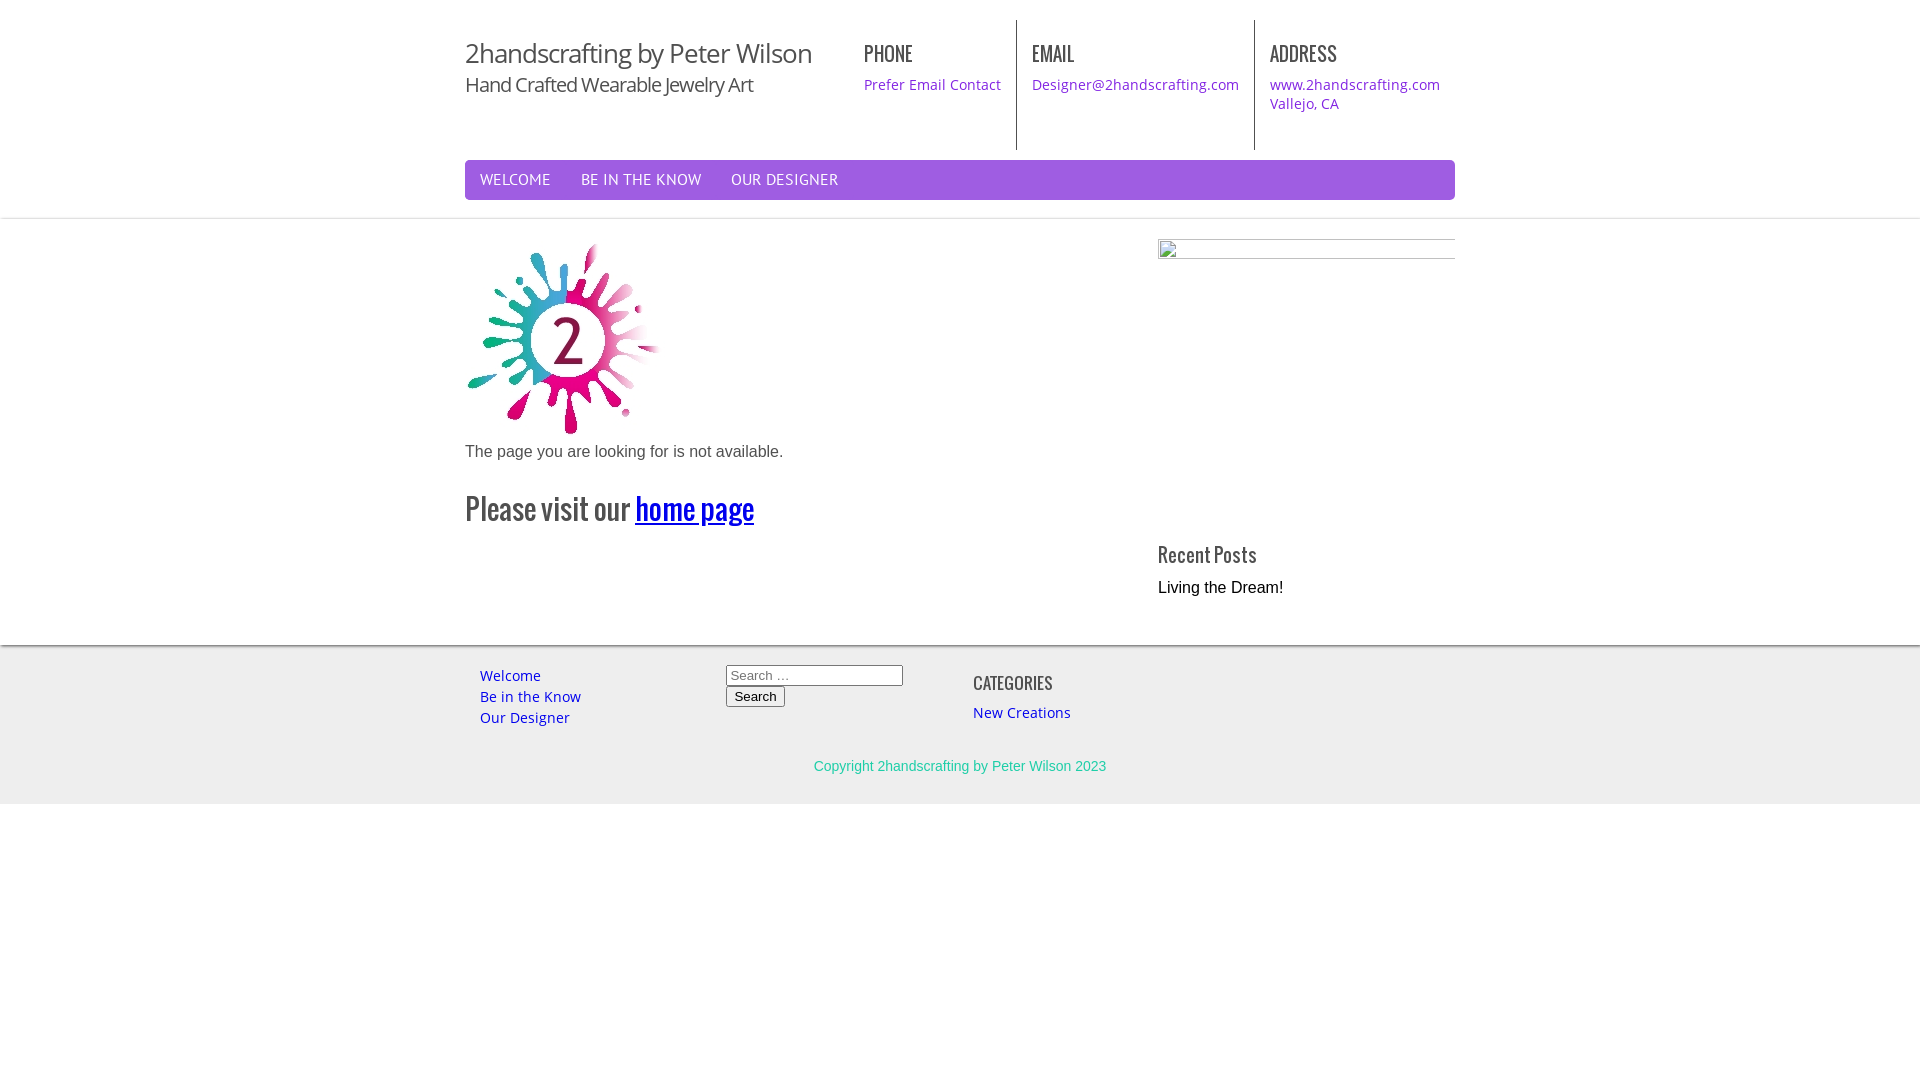 The height and width of the screenshot is (1080, 1920). What do you see at coordinates (1022, 711) in the screenshot?
I see `'New Creations'` at bounding box center [1022, 711].